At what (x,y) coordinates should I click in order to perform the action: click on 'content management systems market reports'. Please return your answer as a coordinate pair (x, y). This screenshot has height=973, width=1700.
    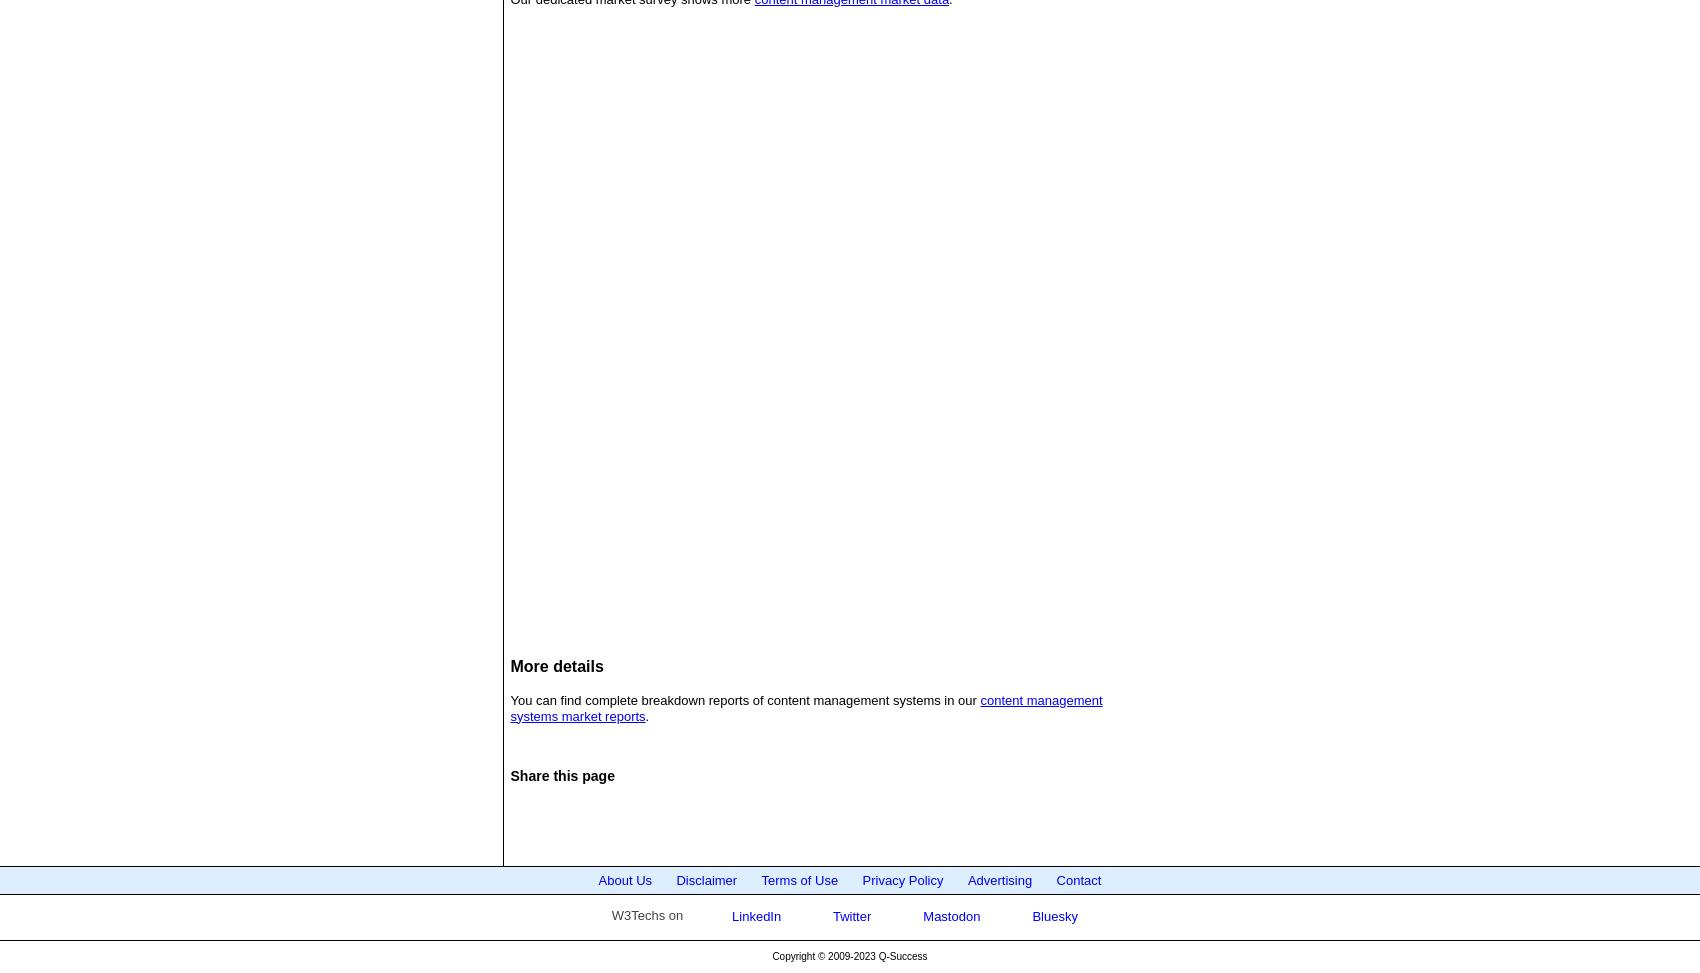
    Looking at the image, I should click on (804, 707).